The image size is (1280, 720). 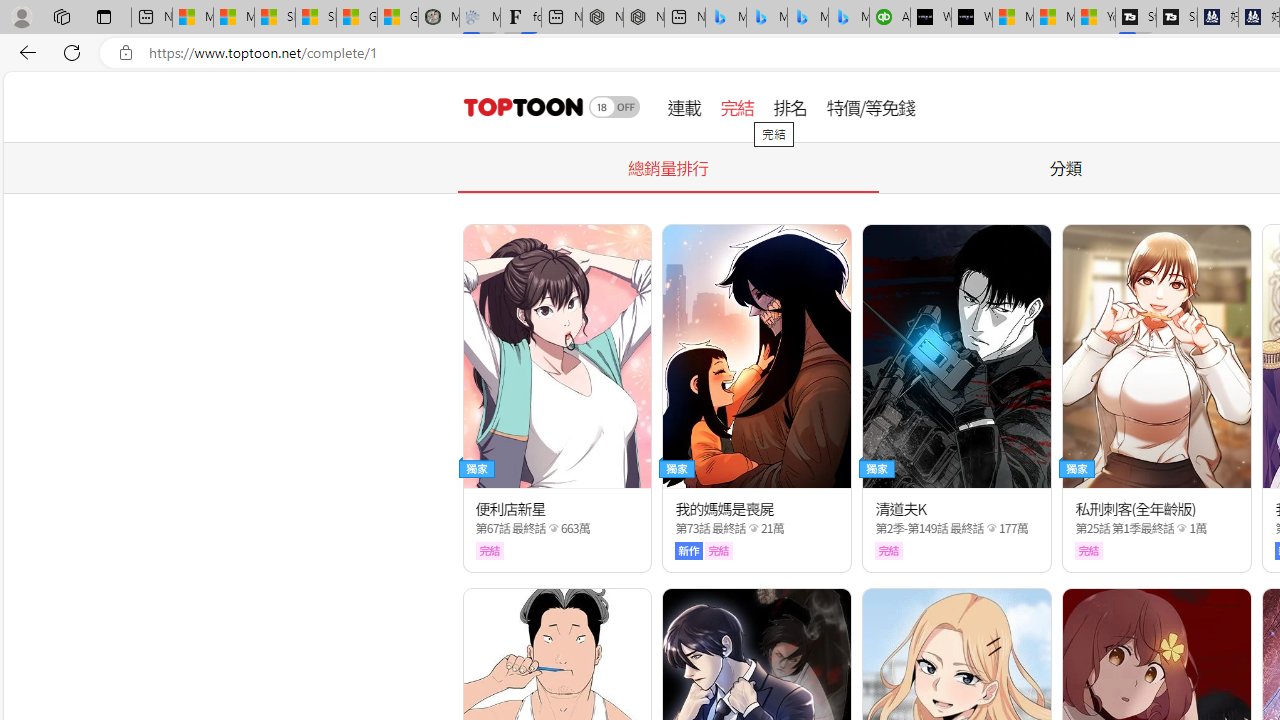 I want to click on 'Microsoft Bing Travel - Stays in Bangkok, Bangkok, Thailand', so click(x=766, y=17).